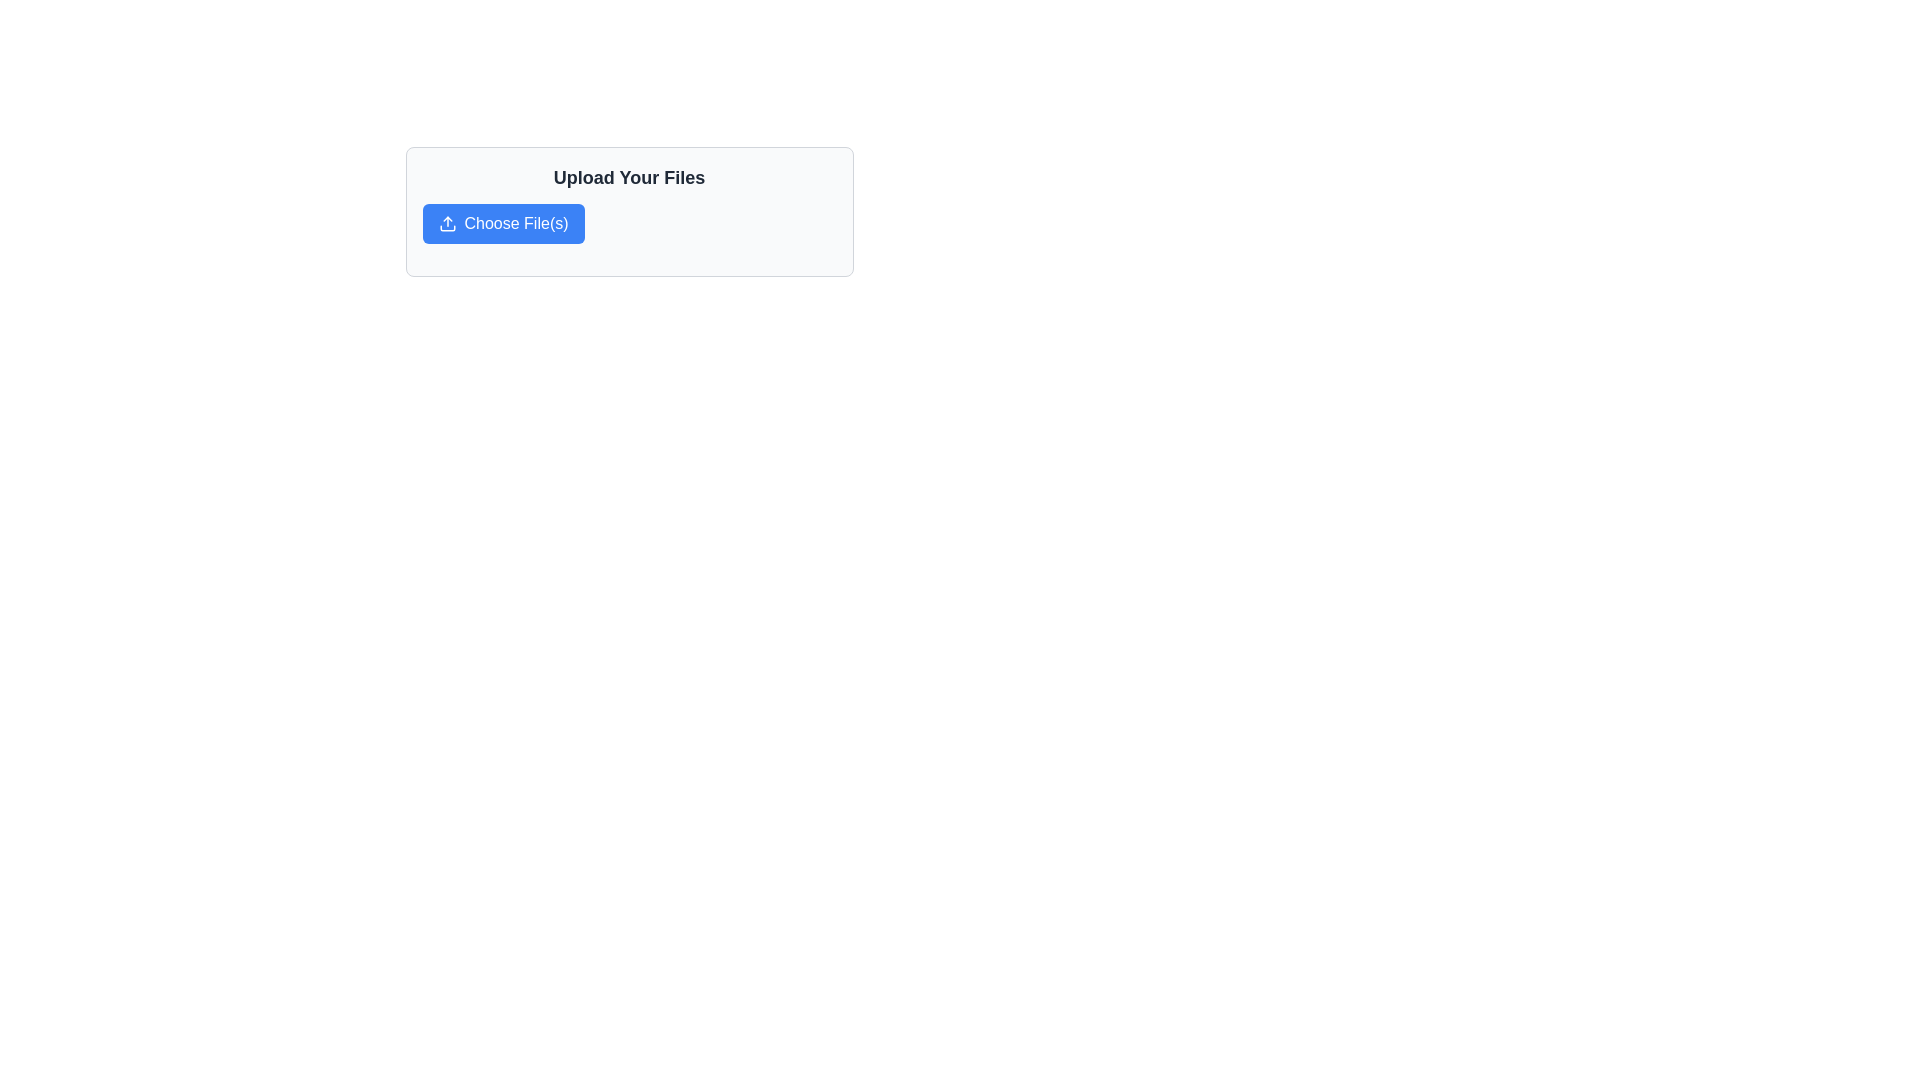 Image resolution: width=1920 pixels, height=1080 pixels. Describe the element at coordinates (446, 223) in the screenshot. I see `the SVG upload icon within the 'Choose File(s)' button` at that location.